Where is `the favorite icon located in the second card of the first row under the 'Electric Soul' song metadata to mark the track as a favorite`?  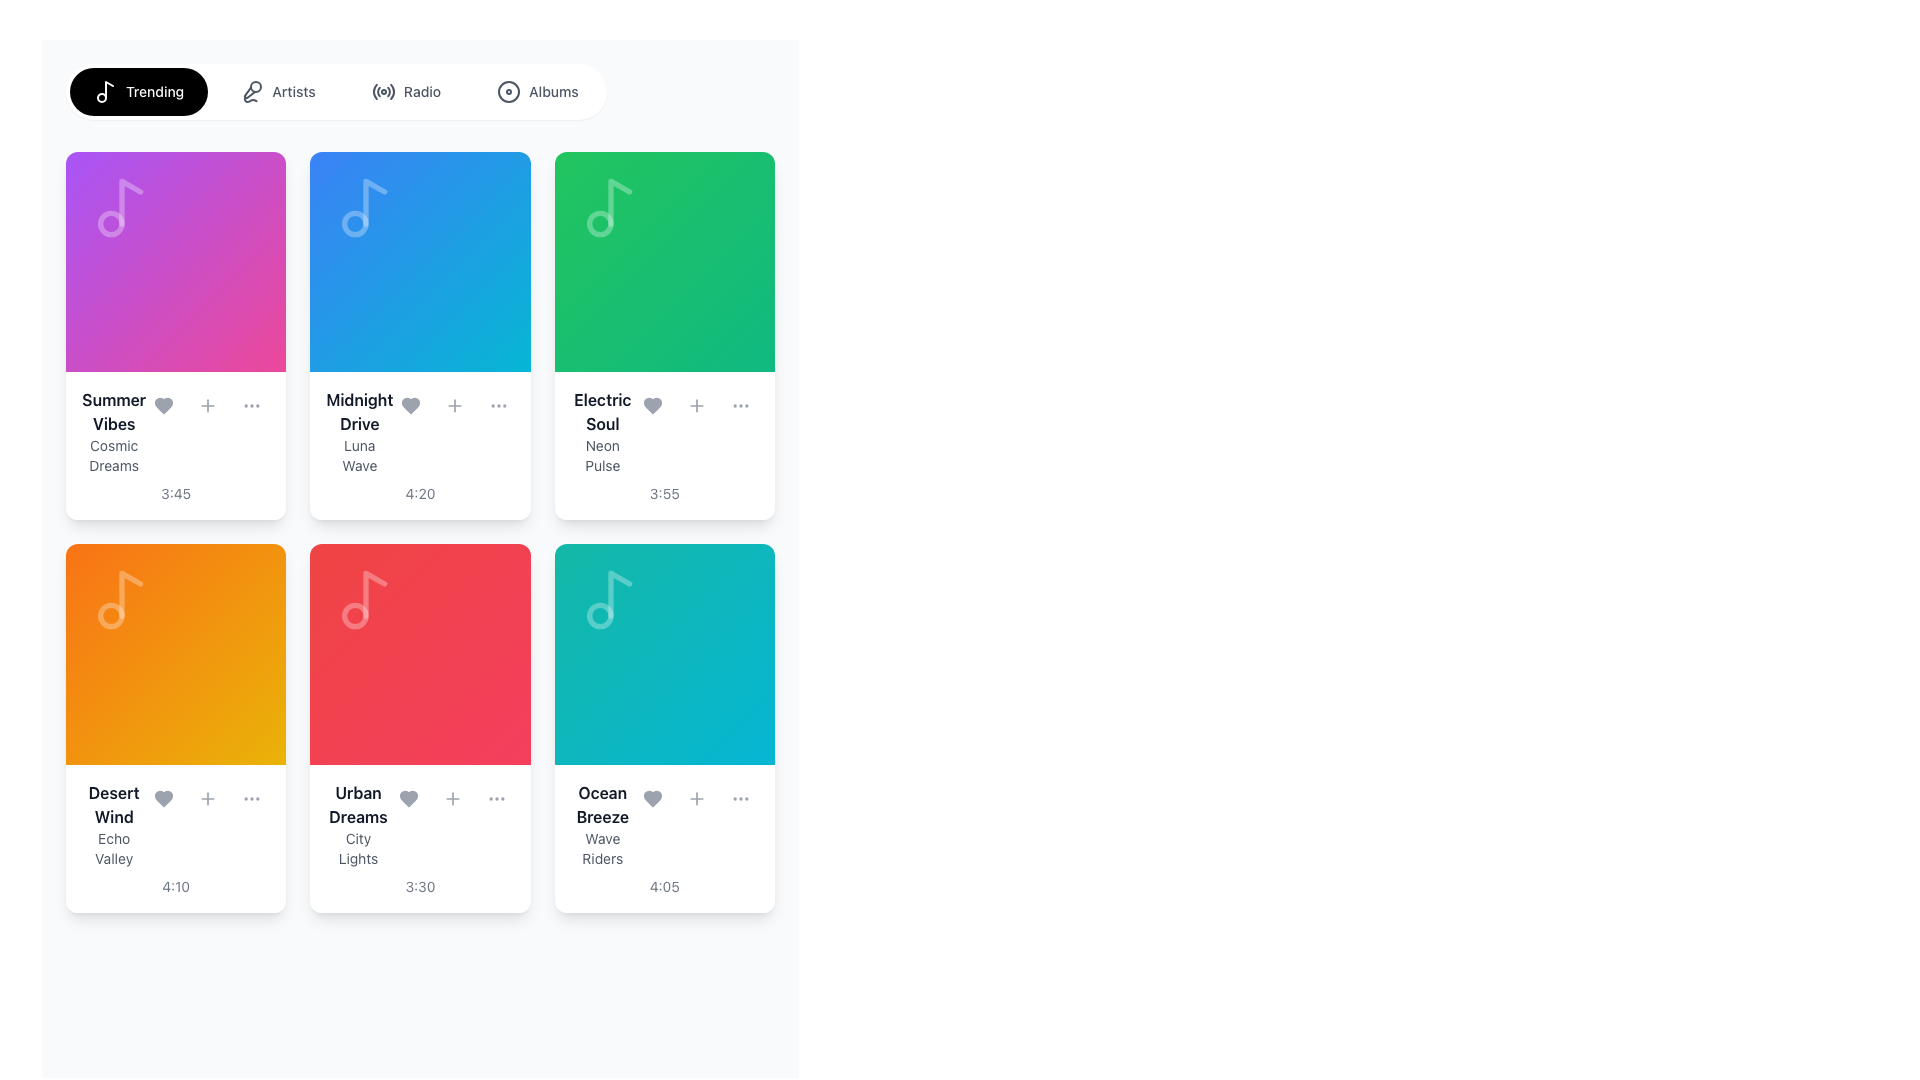
the favorite icon located in the second card of the first row under the 'Electric Soul' song metadata to mark the track as a favorite is located at coordinates (652, 405).